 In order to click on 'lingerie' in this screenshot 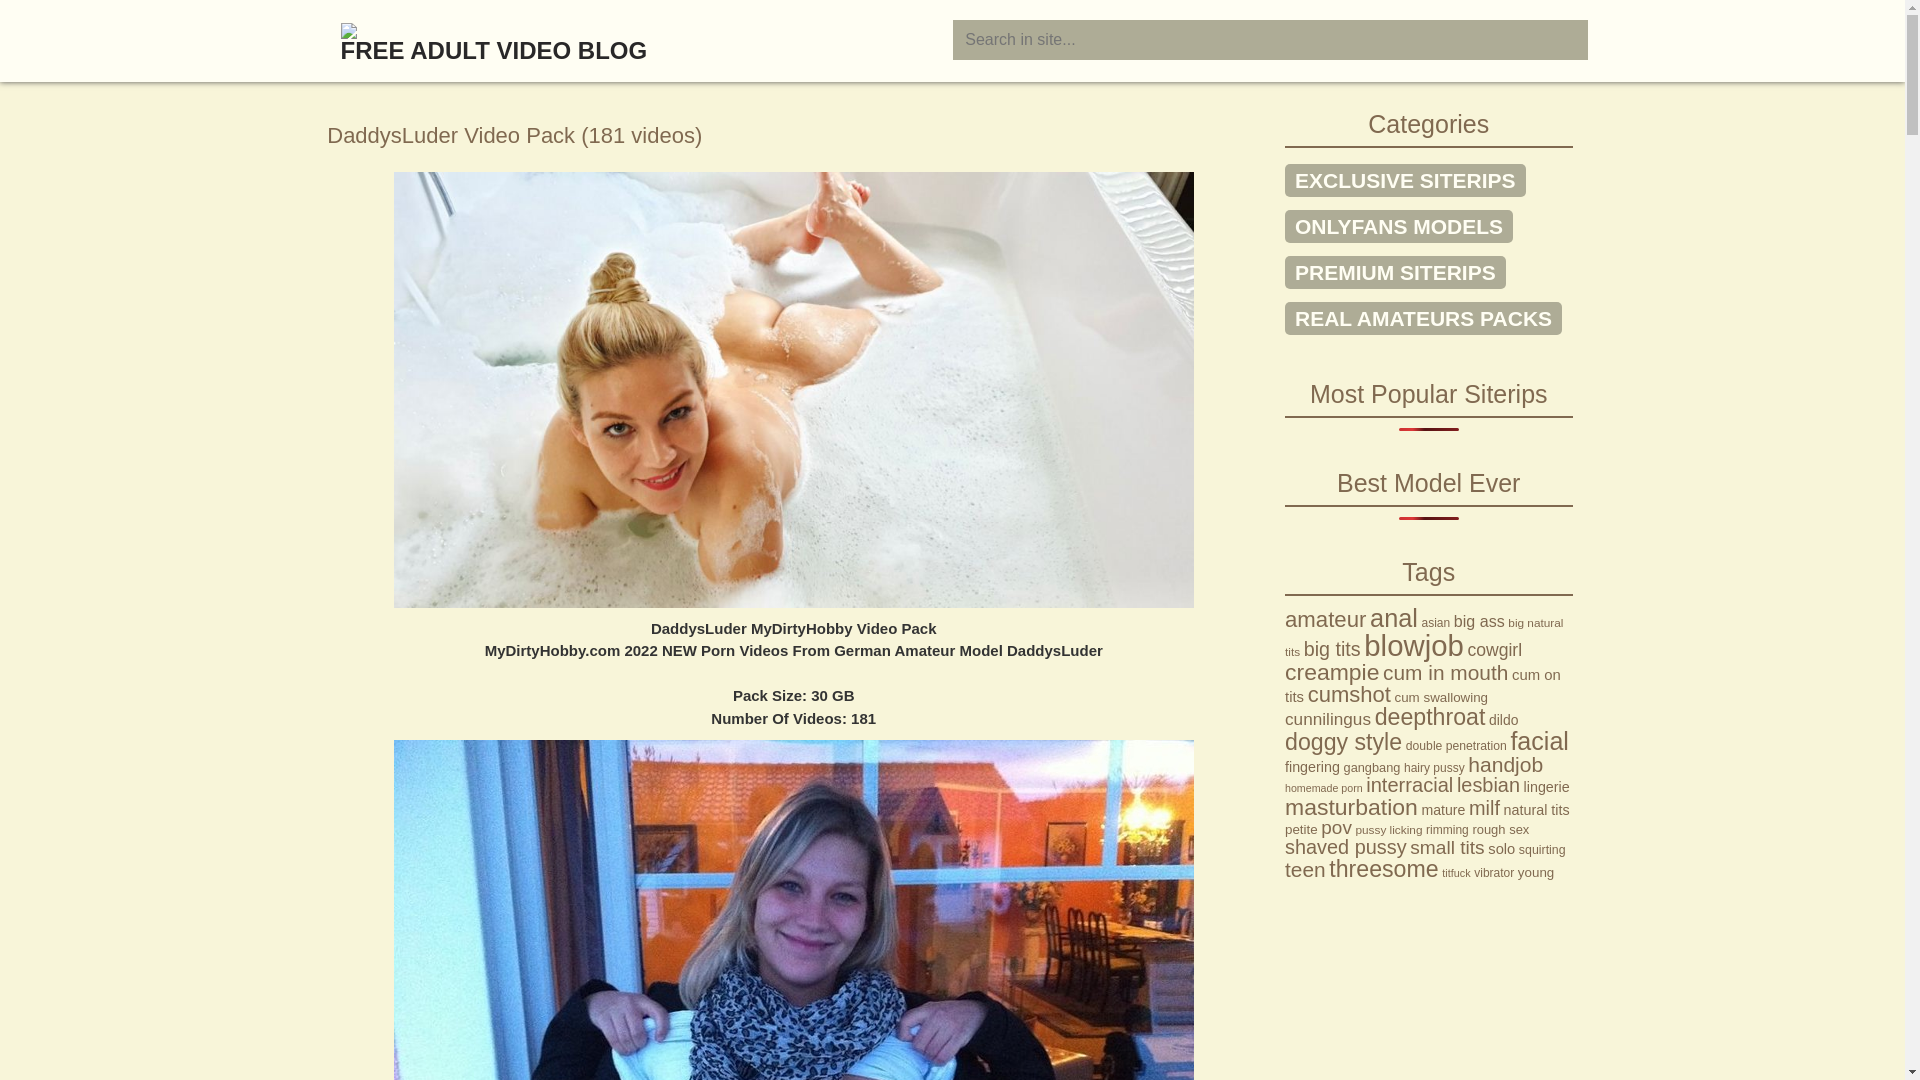, I will do `click(1545, 785)`.